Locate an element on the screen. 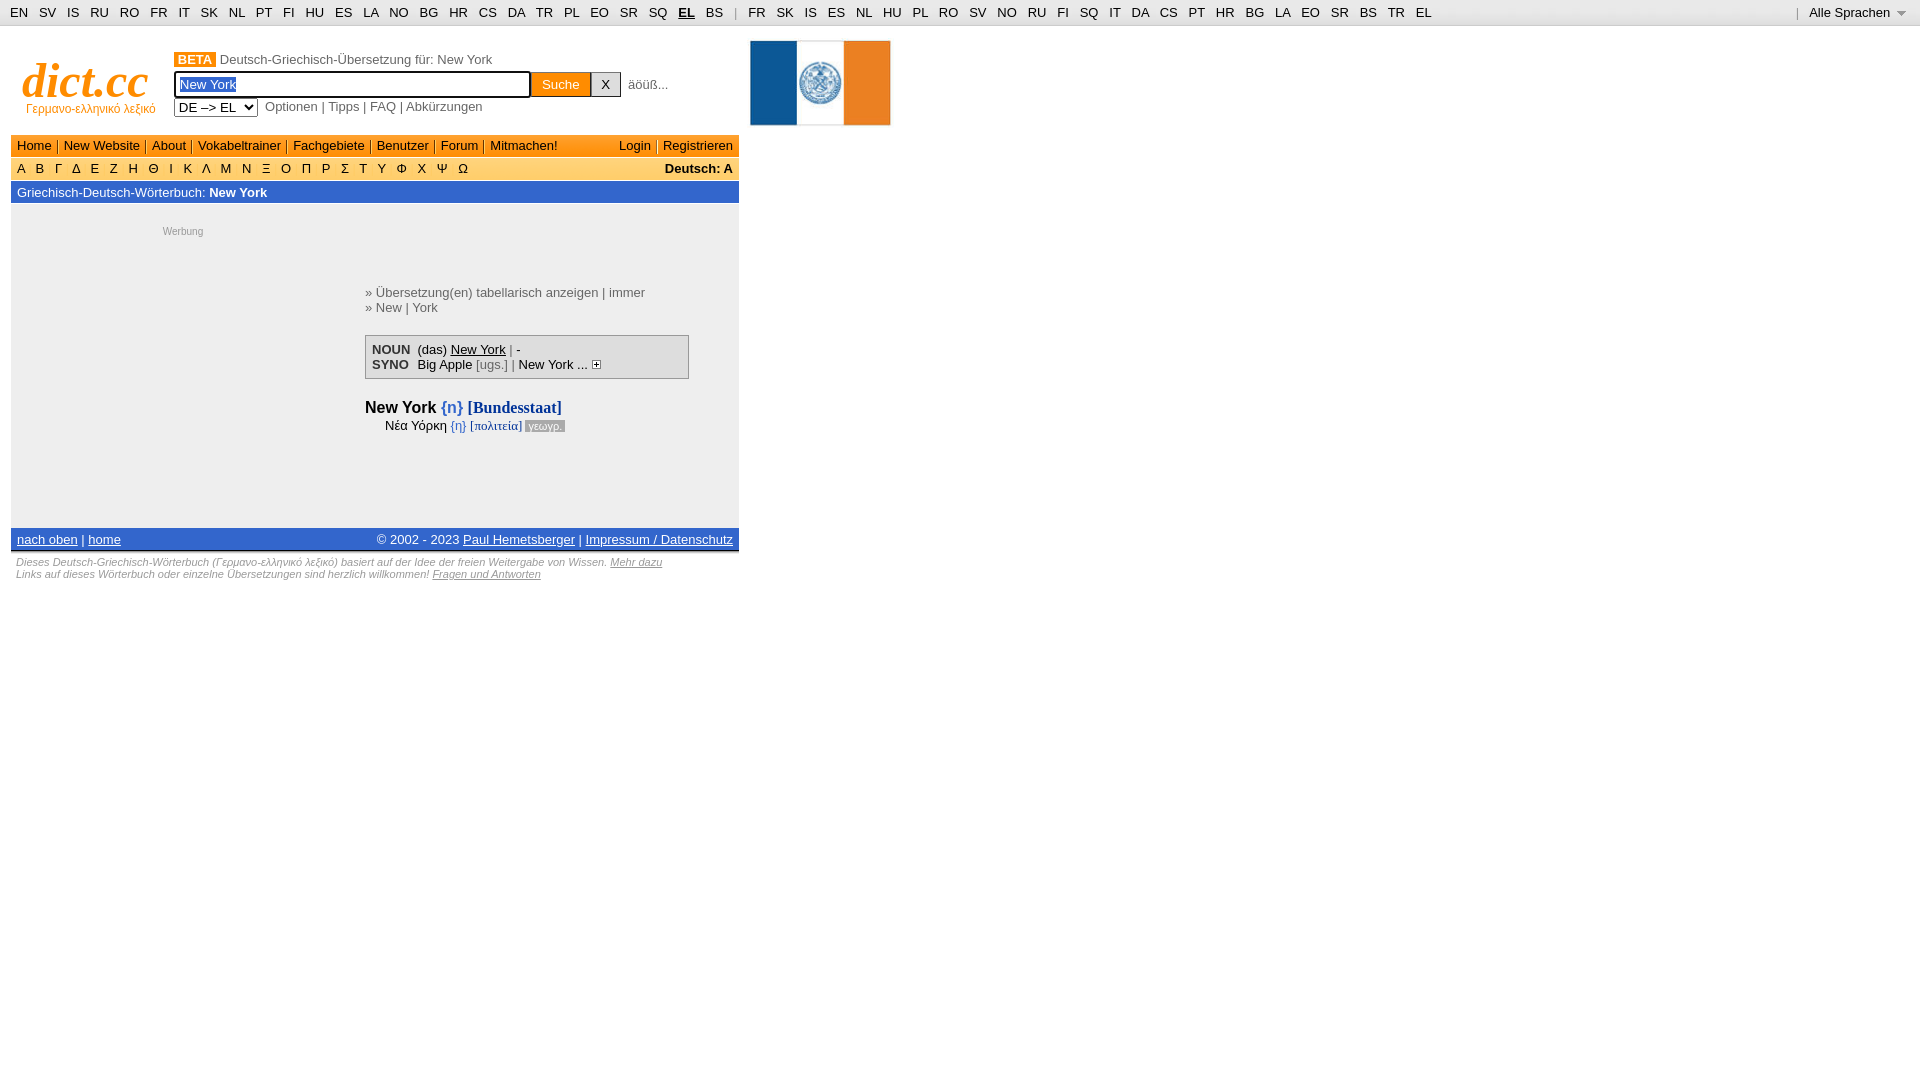 This screenshot has width=1920, height=1080. 'new york city flag' is located at coordinates (820, 91).